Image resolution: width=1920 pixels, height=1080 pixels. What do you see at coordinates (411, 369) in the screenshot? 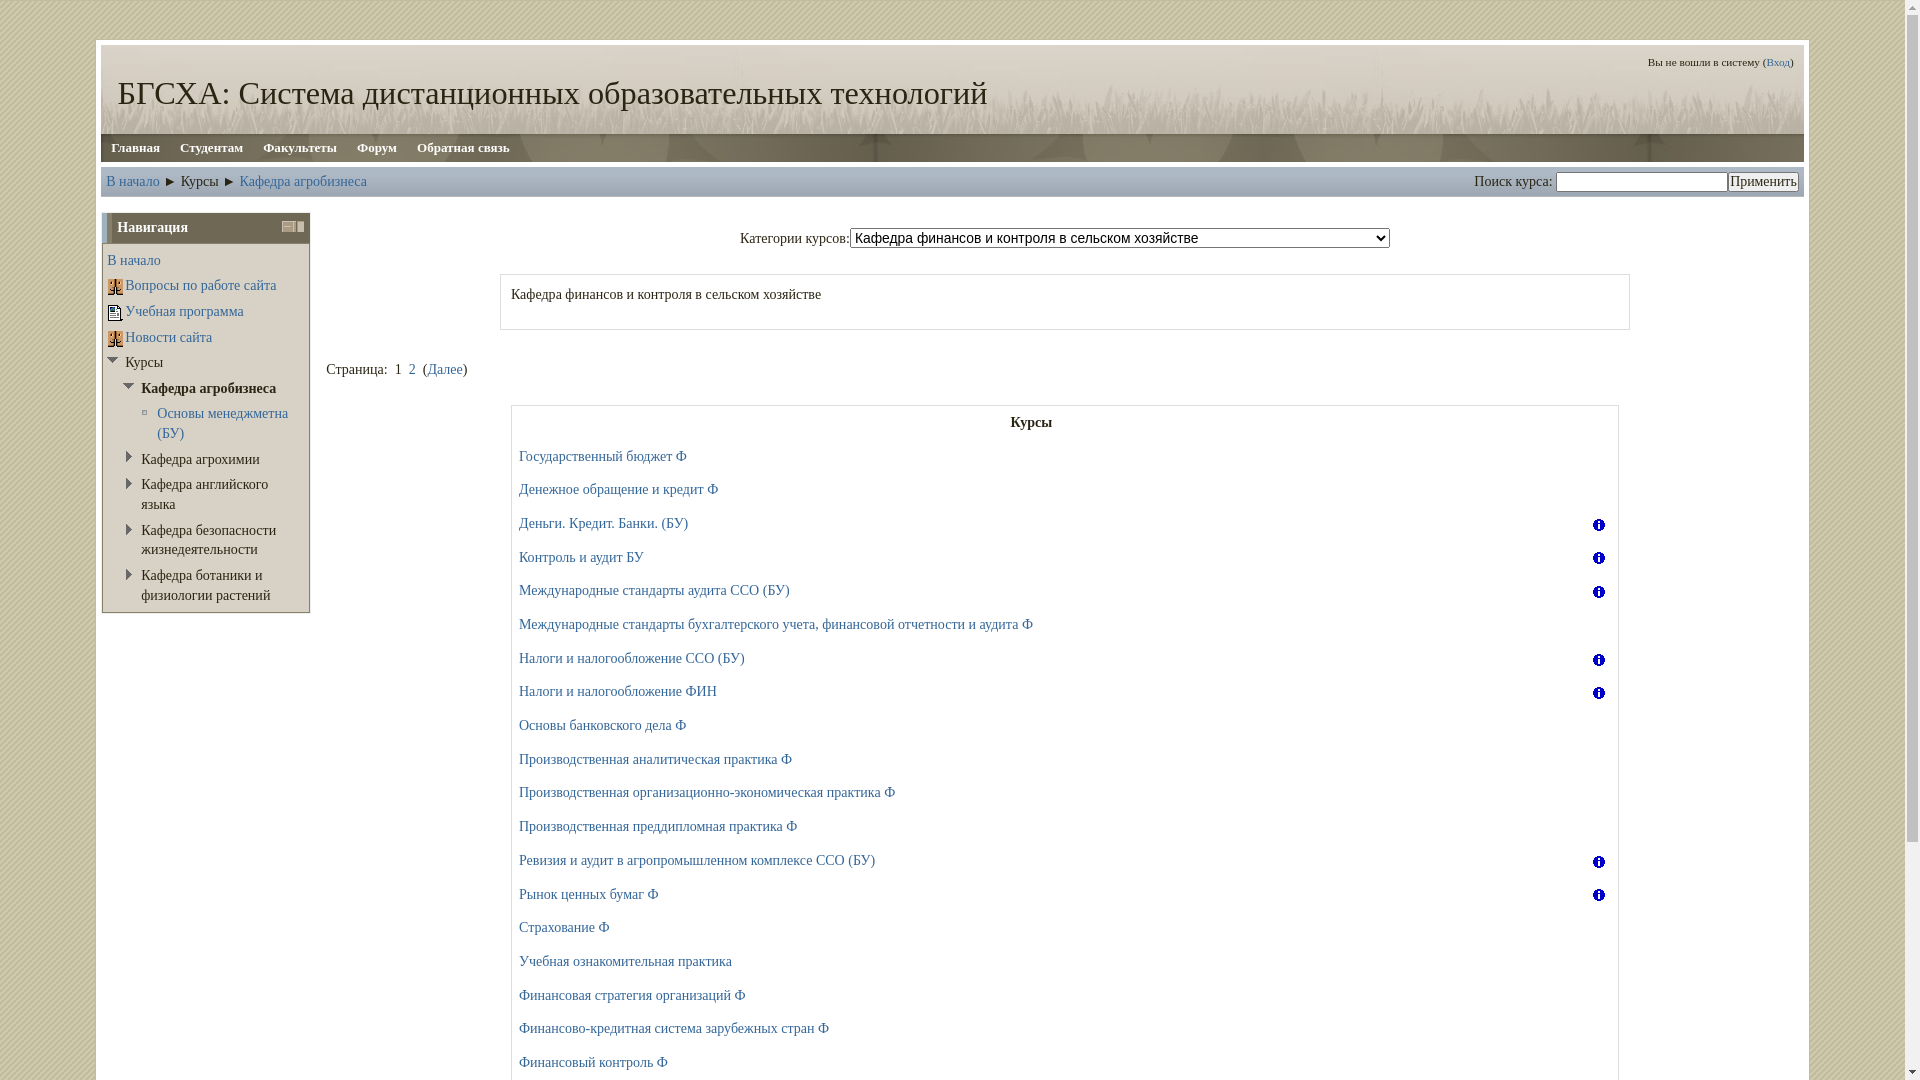
I see `'2'` at bounding box center [411, 369].